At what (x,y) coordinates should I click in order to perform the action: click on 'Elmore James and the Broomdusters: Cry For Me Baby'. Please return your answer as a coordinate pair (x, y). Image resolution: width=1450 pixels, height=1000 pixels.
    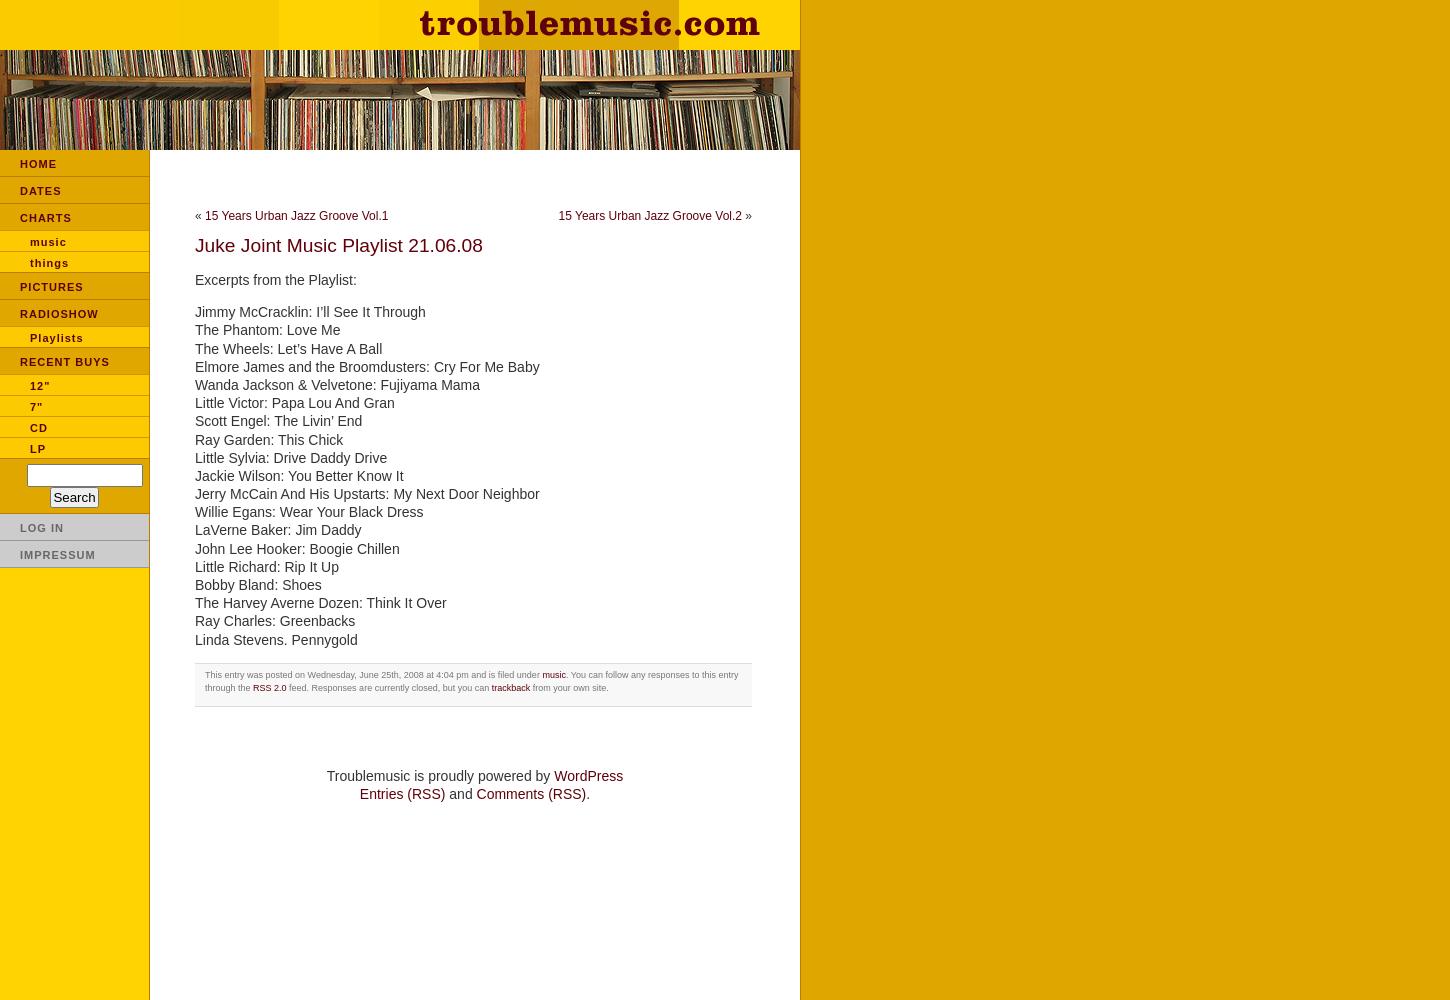
    Looking at the image, I should click on (365, 365).